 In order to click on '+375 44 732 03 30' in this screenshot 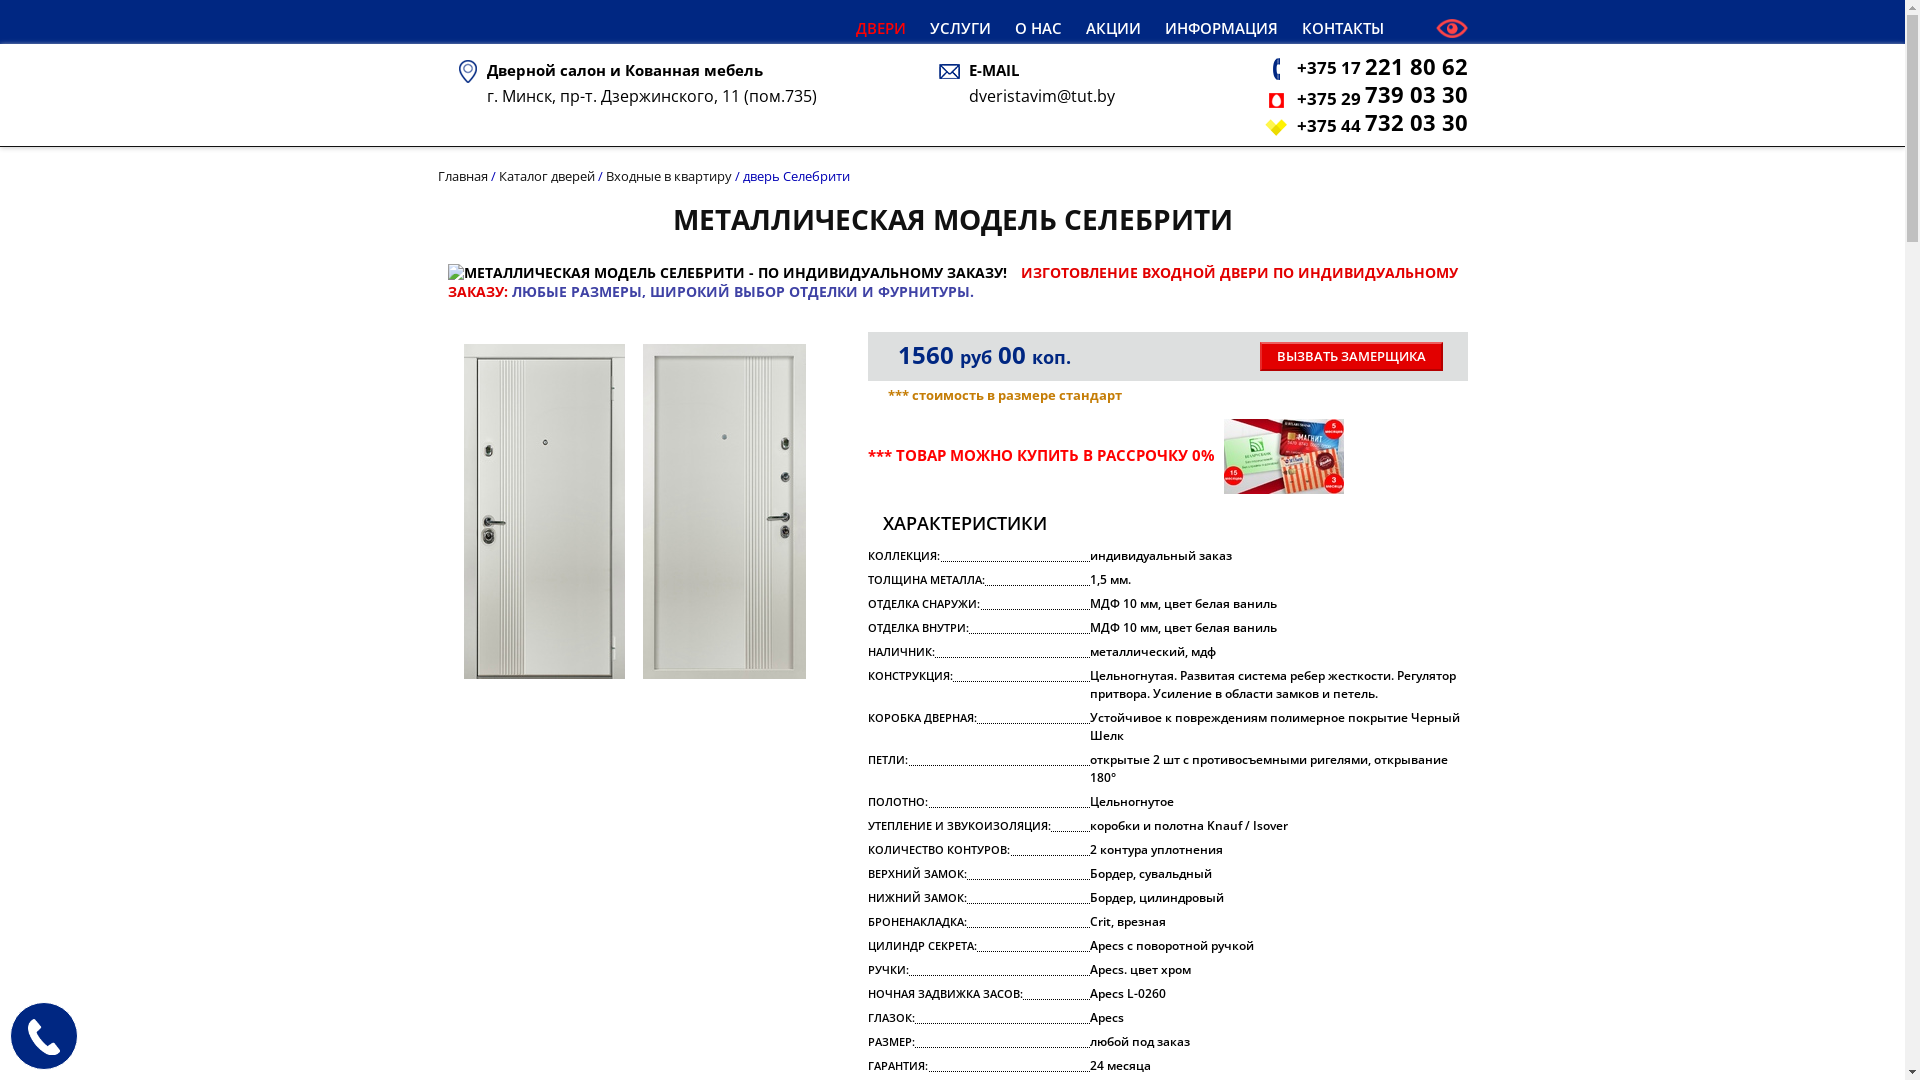, I will do `click(1296, 125)`.